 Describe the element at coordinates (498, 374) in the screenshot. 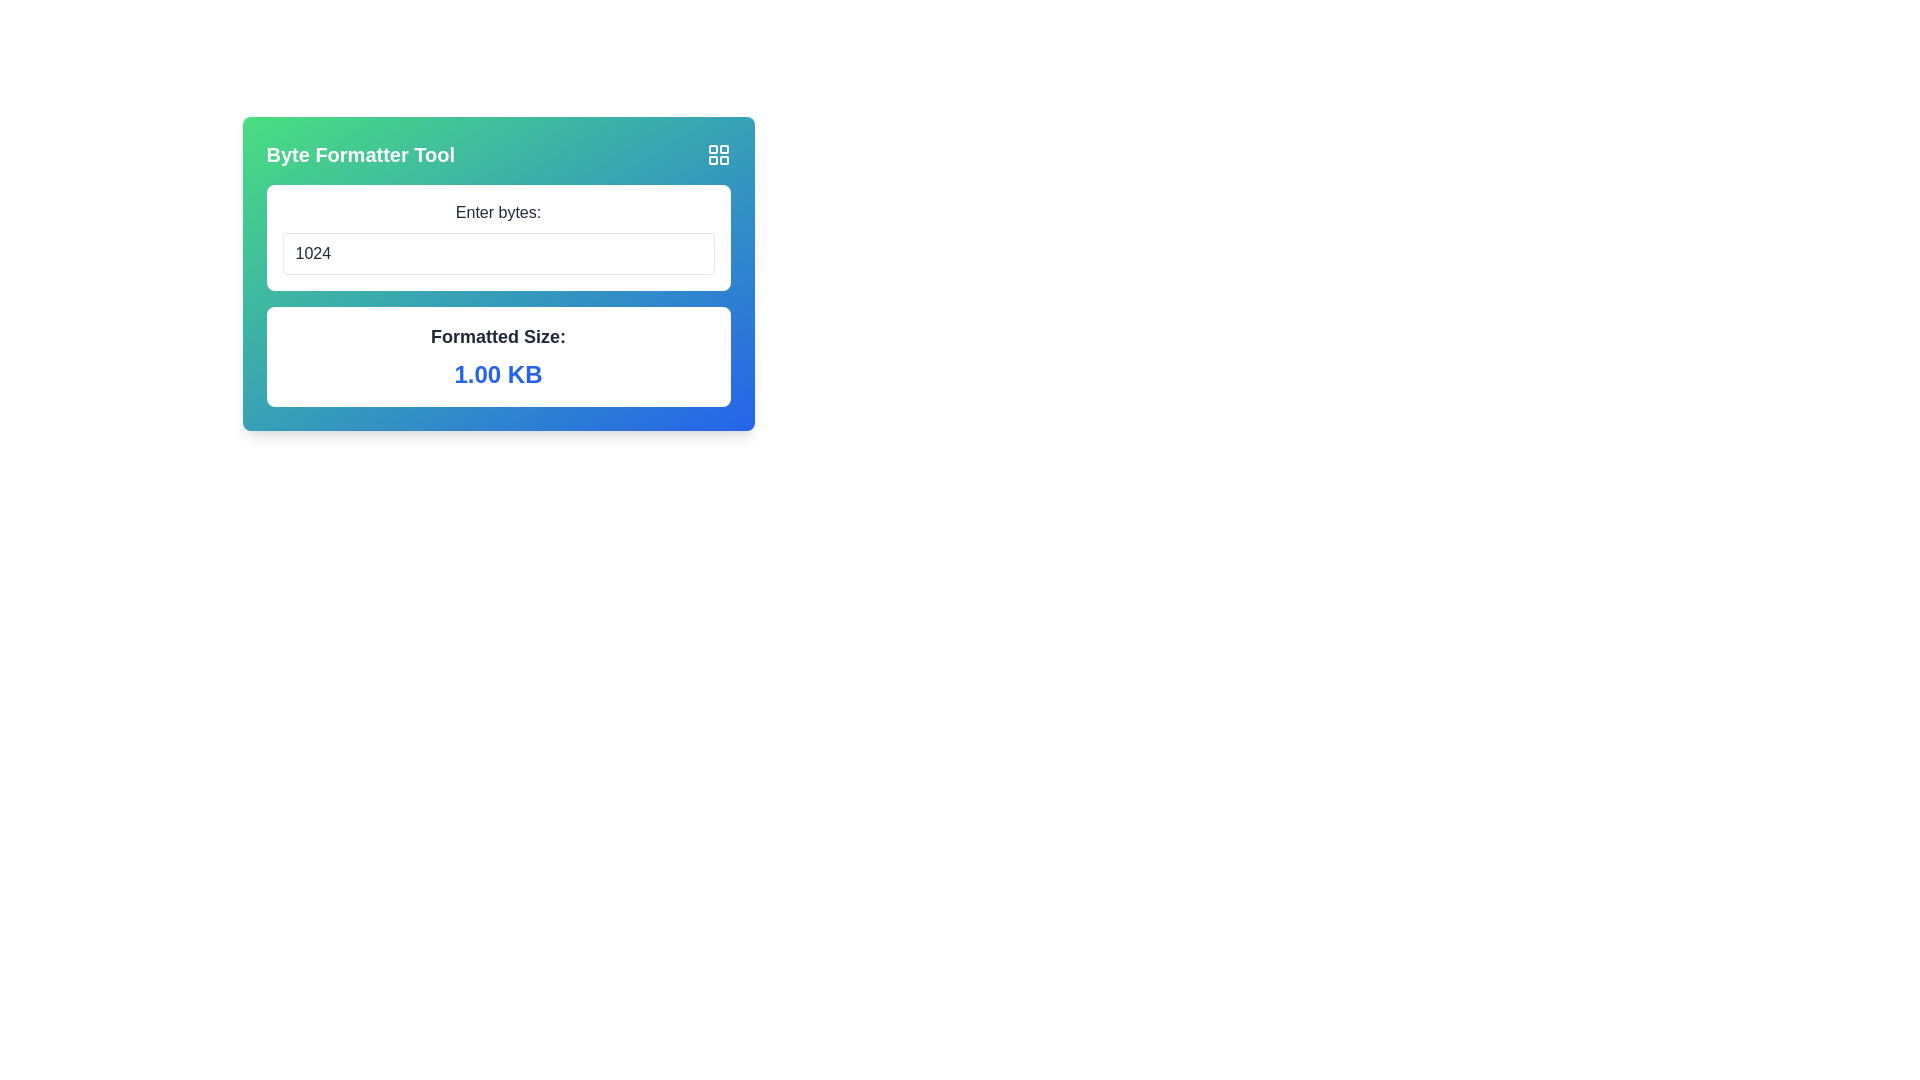

I see `the Static Text element that displays the formatted size of a given input byte value, positioned below the 'Formatted Size:' text` at that location.